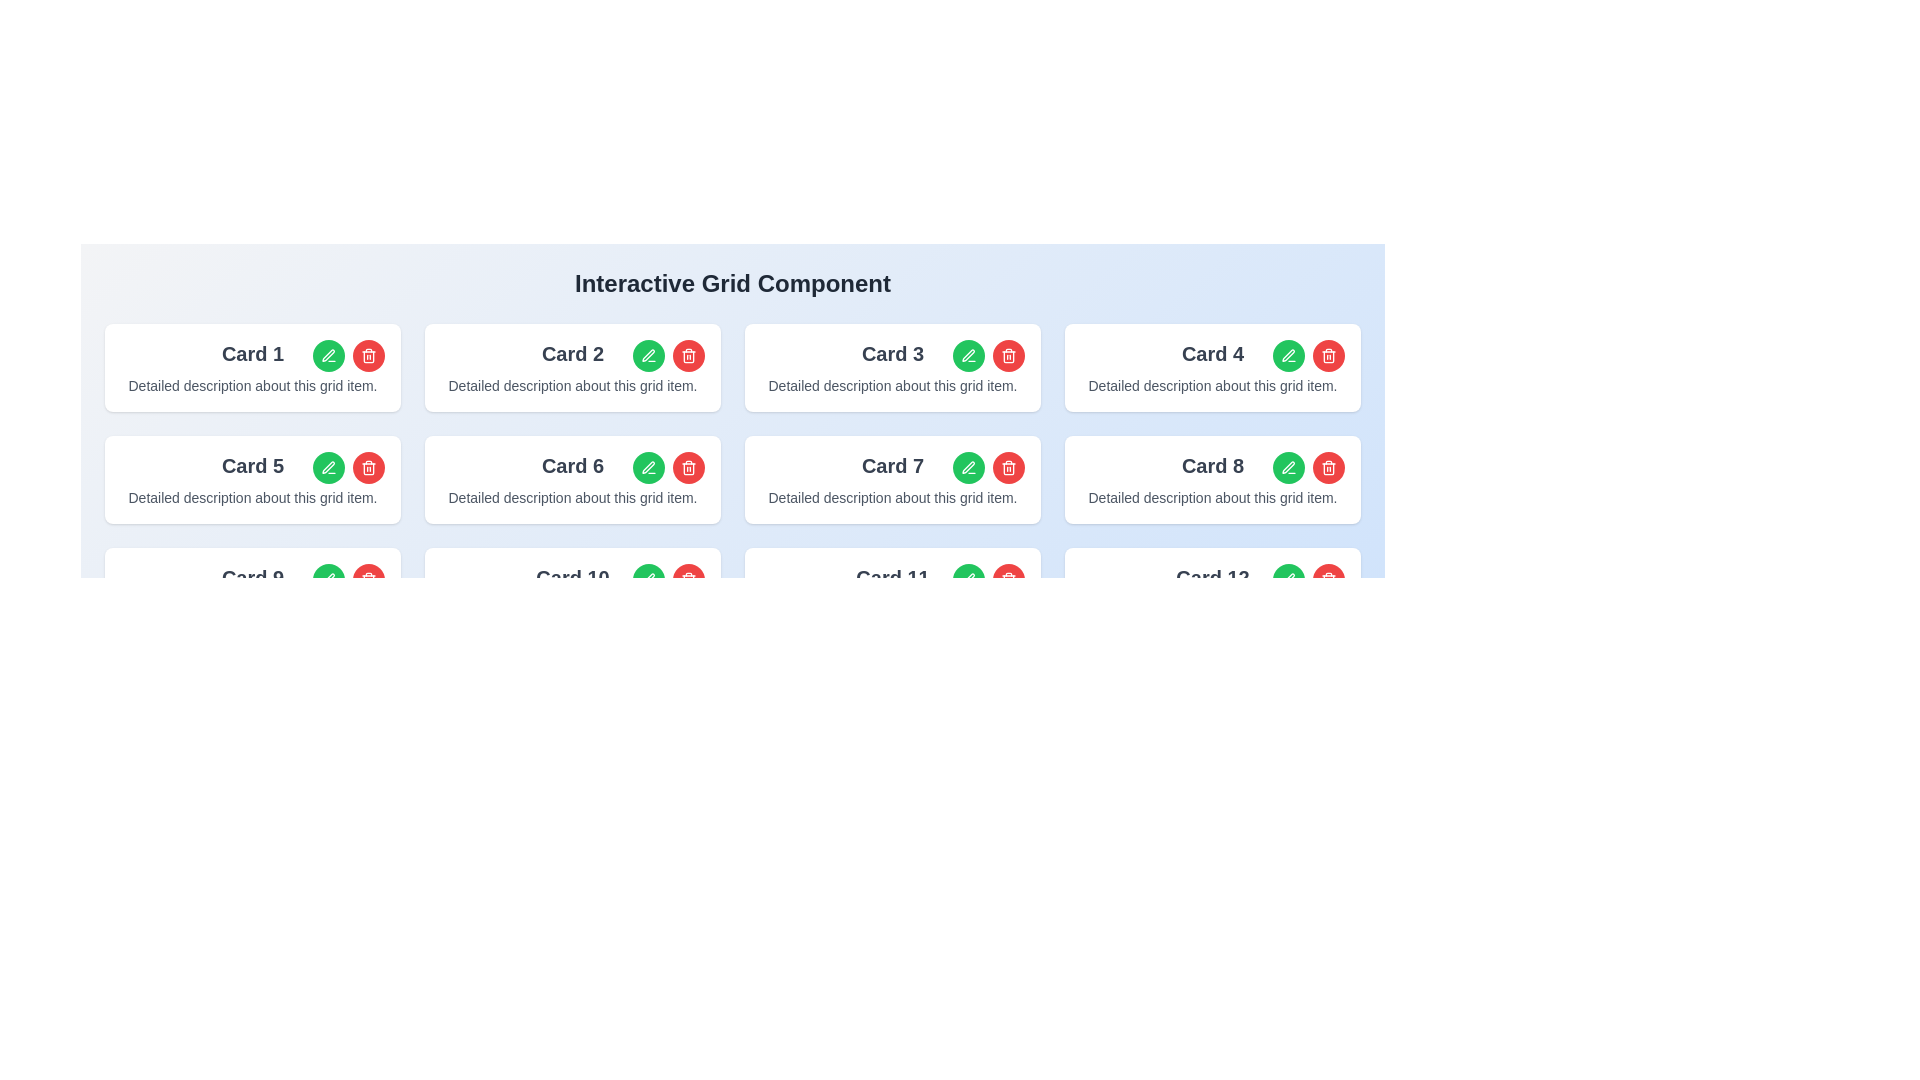 This screenshot has width=1920, height=1080. What do you see at coordinates (648, 467) in the screenshot?
I see `the circular green button with a white pen icon located in the top-right corner of 'Card 6'` at bounding box center [648, 467].